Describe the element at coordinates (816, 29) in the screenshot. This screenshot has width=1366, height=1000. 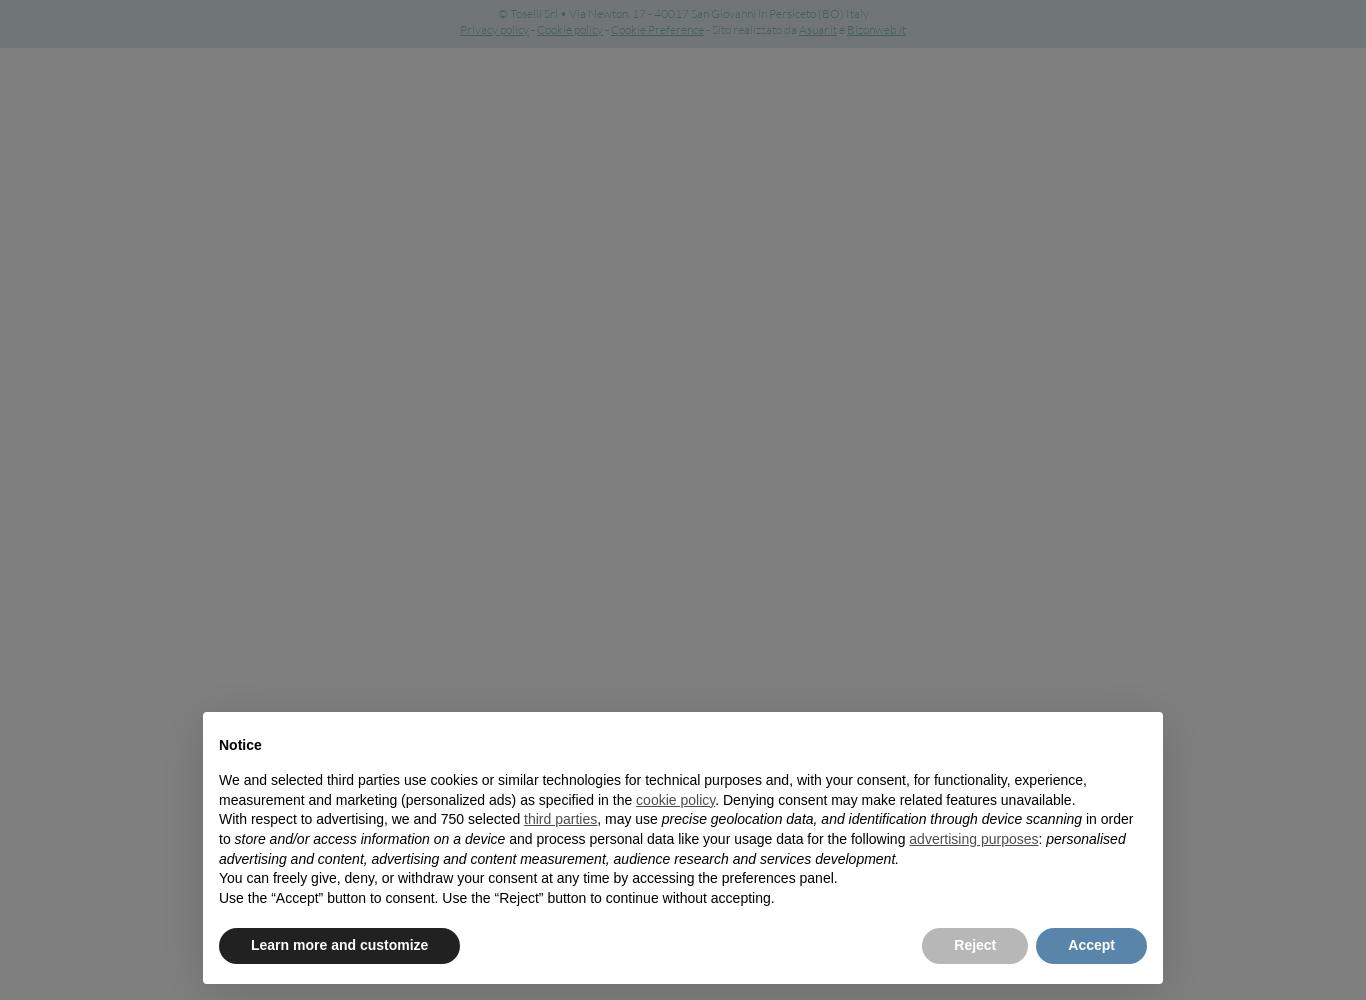
I see `'Asuar.it'` at that location.